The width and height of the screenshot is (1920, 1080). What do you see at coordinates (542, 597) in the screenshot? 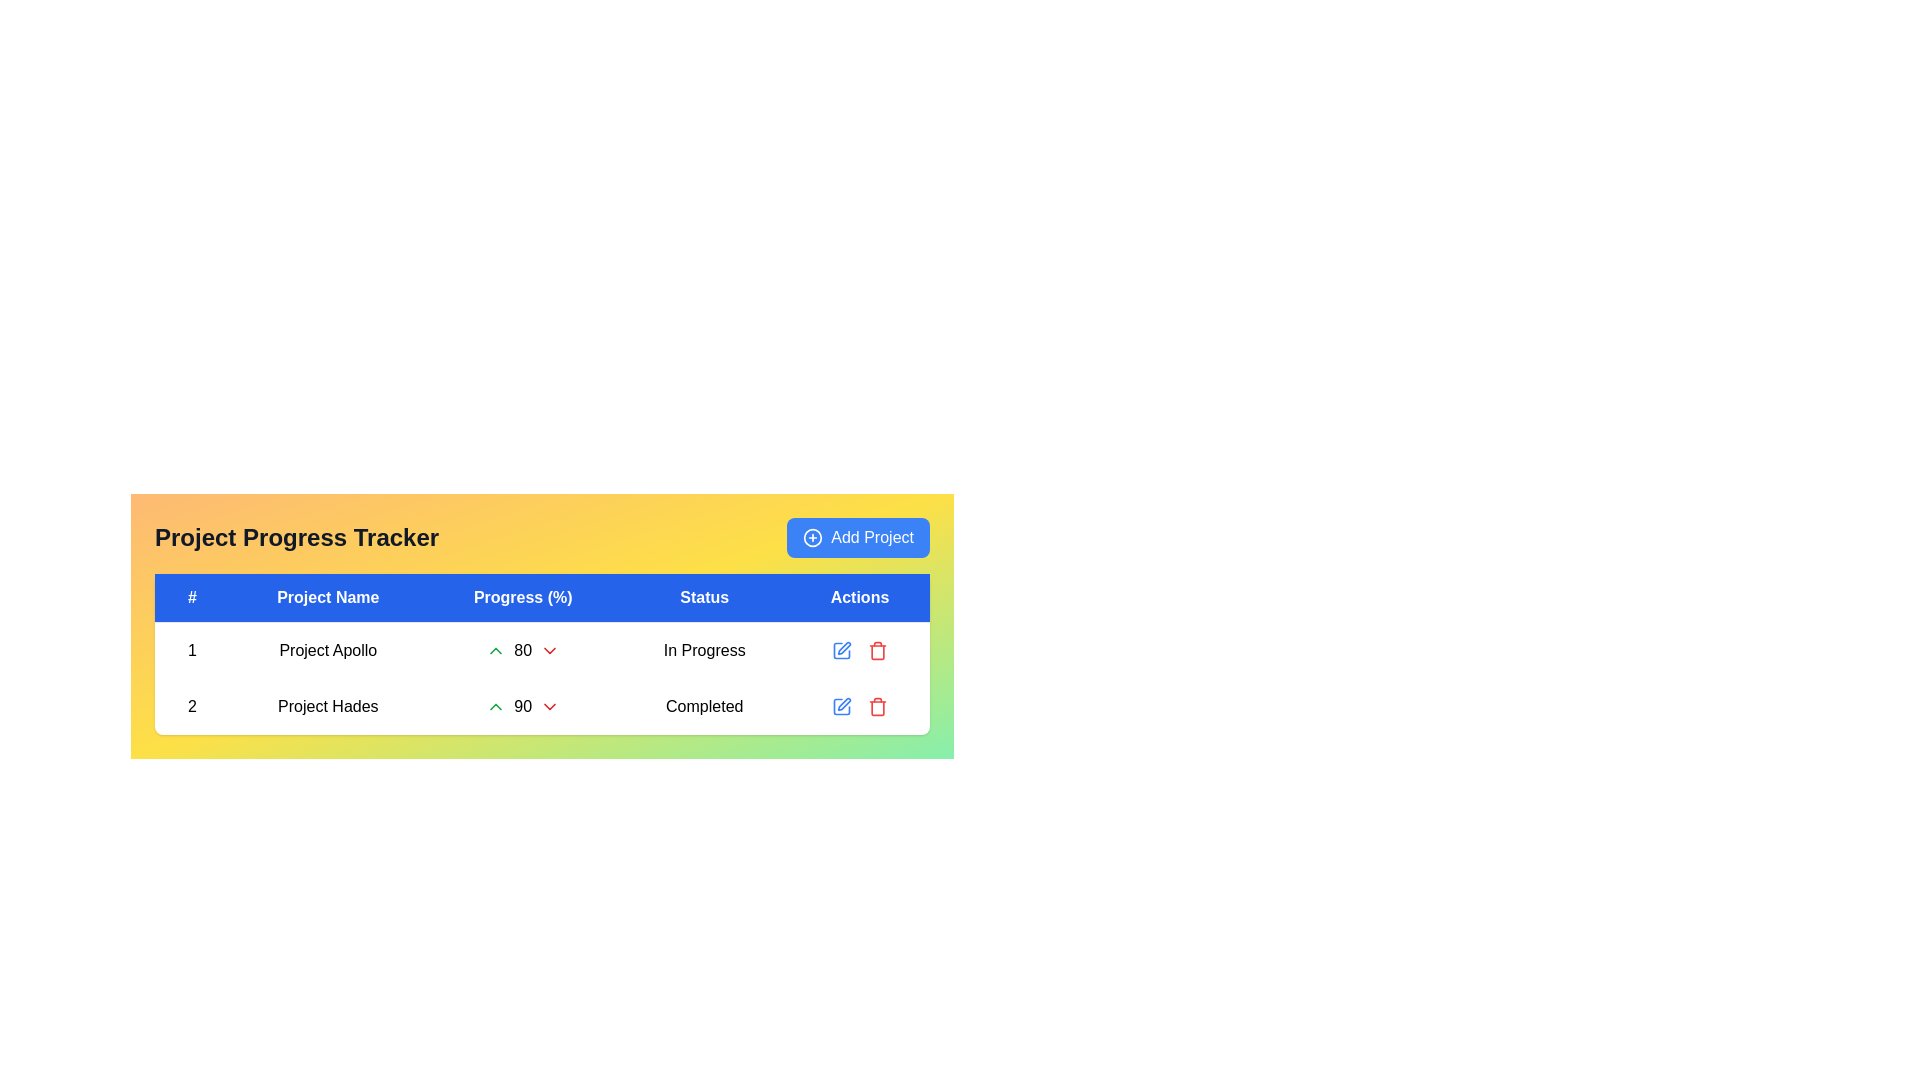
I see `the Table Header Row of the Project Progress Tracker, which features a blue background with white bold text and contains five column titles: '#', 'Project Name', 'Progress (%)', 'Status', and 'Actions'` at bounding box center [542, 597].